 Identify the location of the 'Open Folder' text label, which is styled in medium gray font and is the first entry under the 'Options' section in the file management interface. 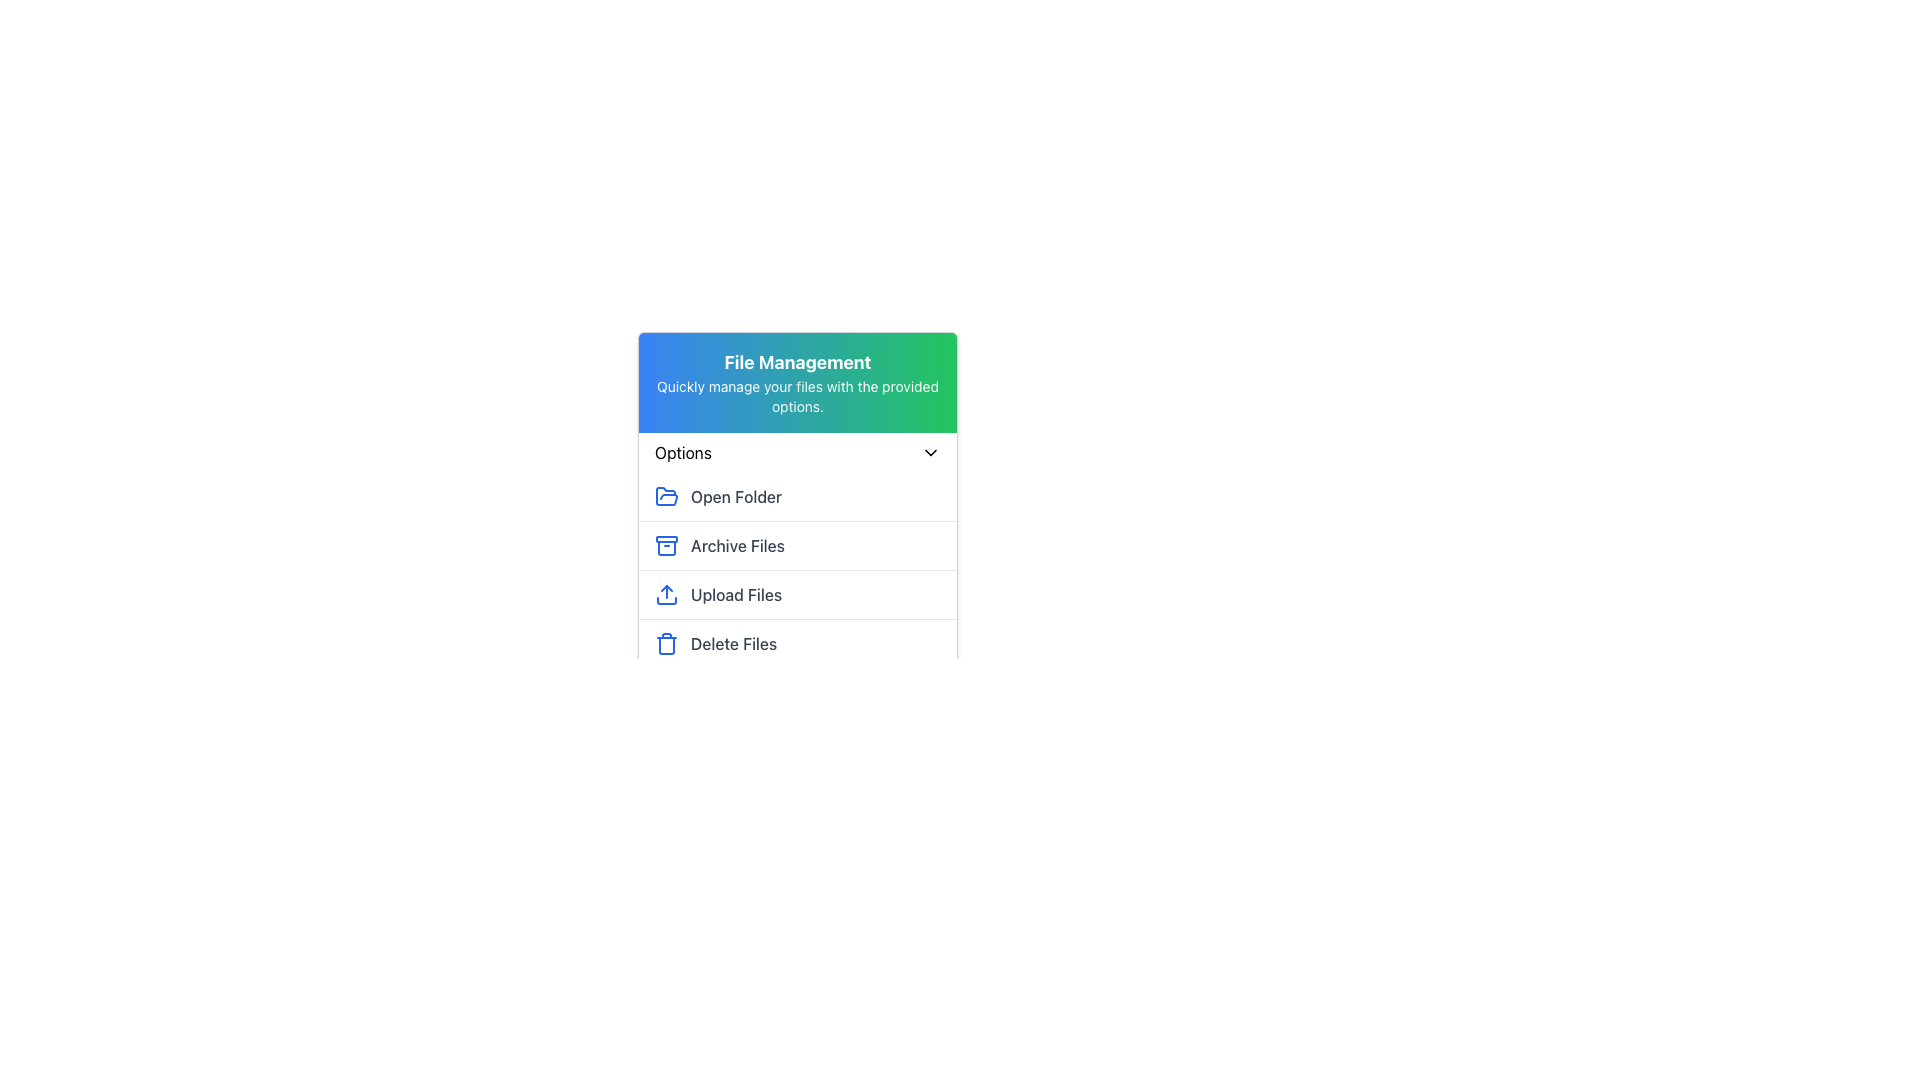
(735, 496).